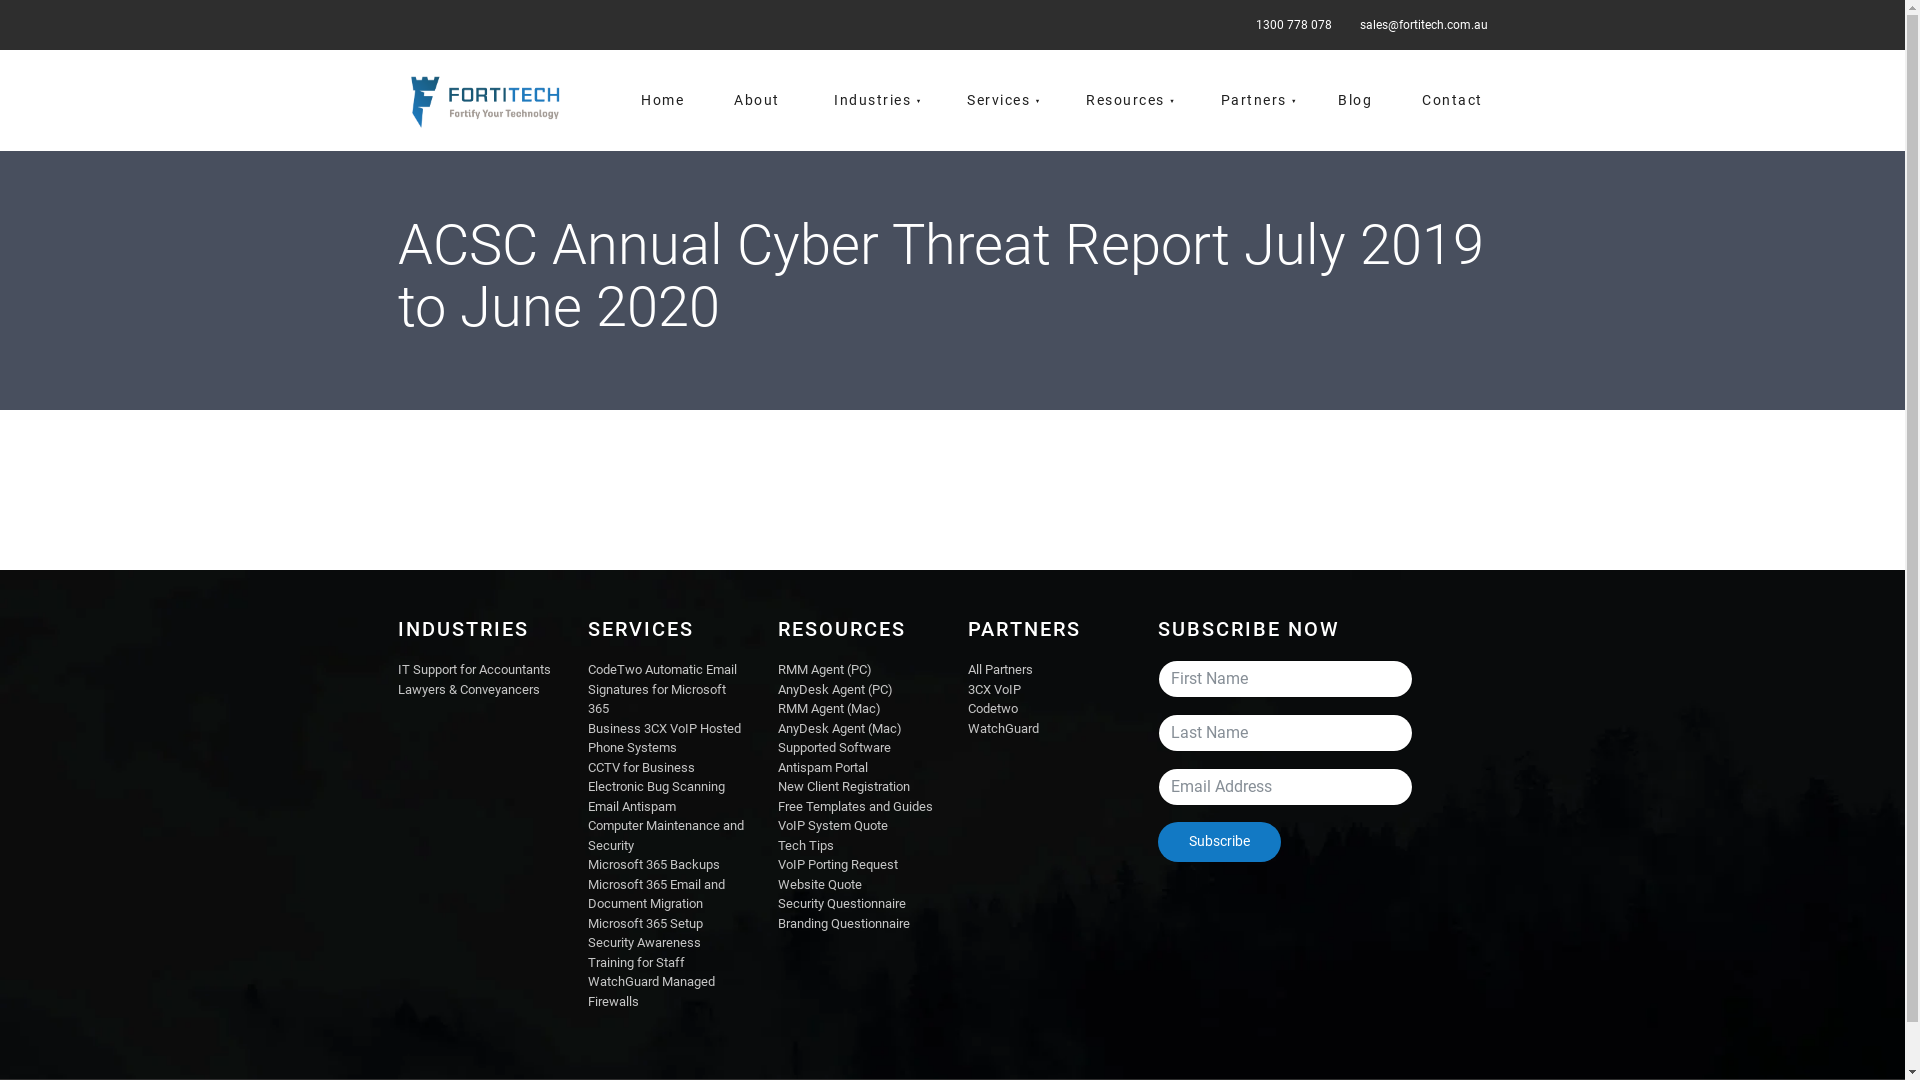 The height and width of the screenshot is (1080, 1920). I want to click on 'sales@fortitech.com.au', so click(1419, 24).